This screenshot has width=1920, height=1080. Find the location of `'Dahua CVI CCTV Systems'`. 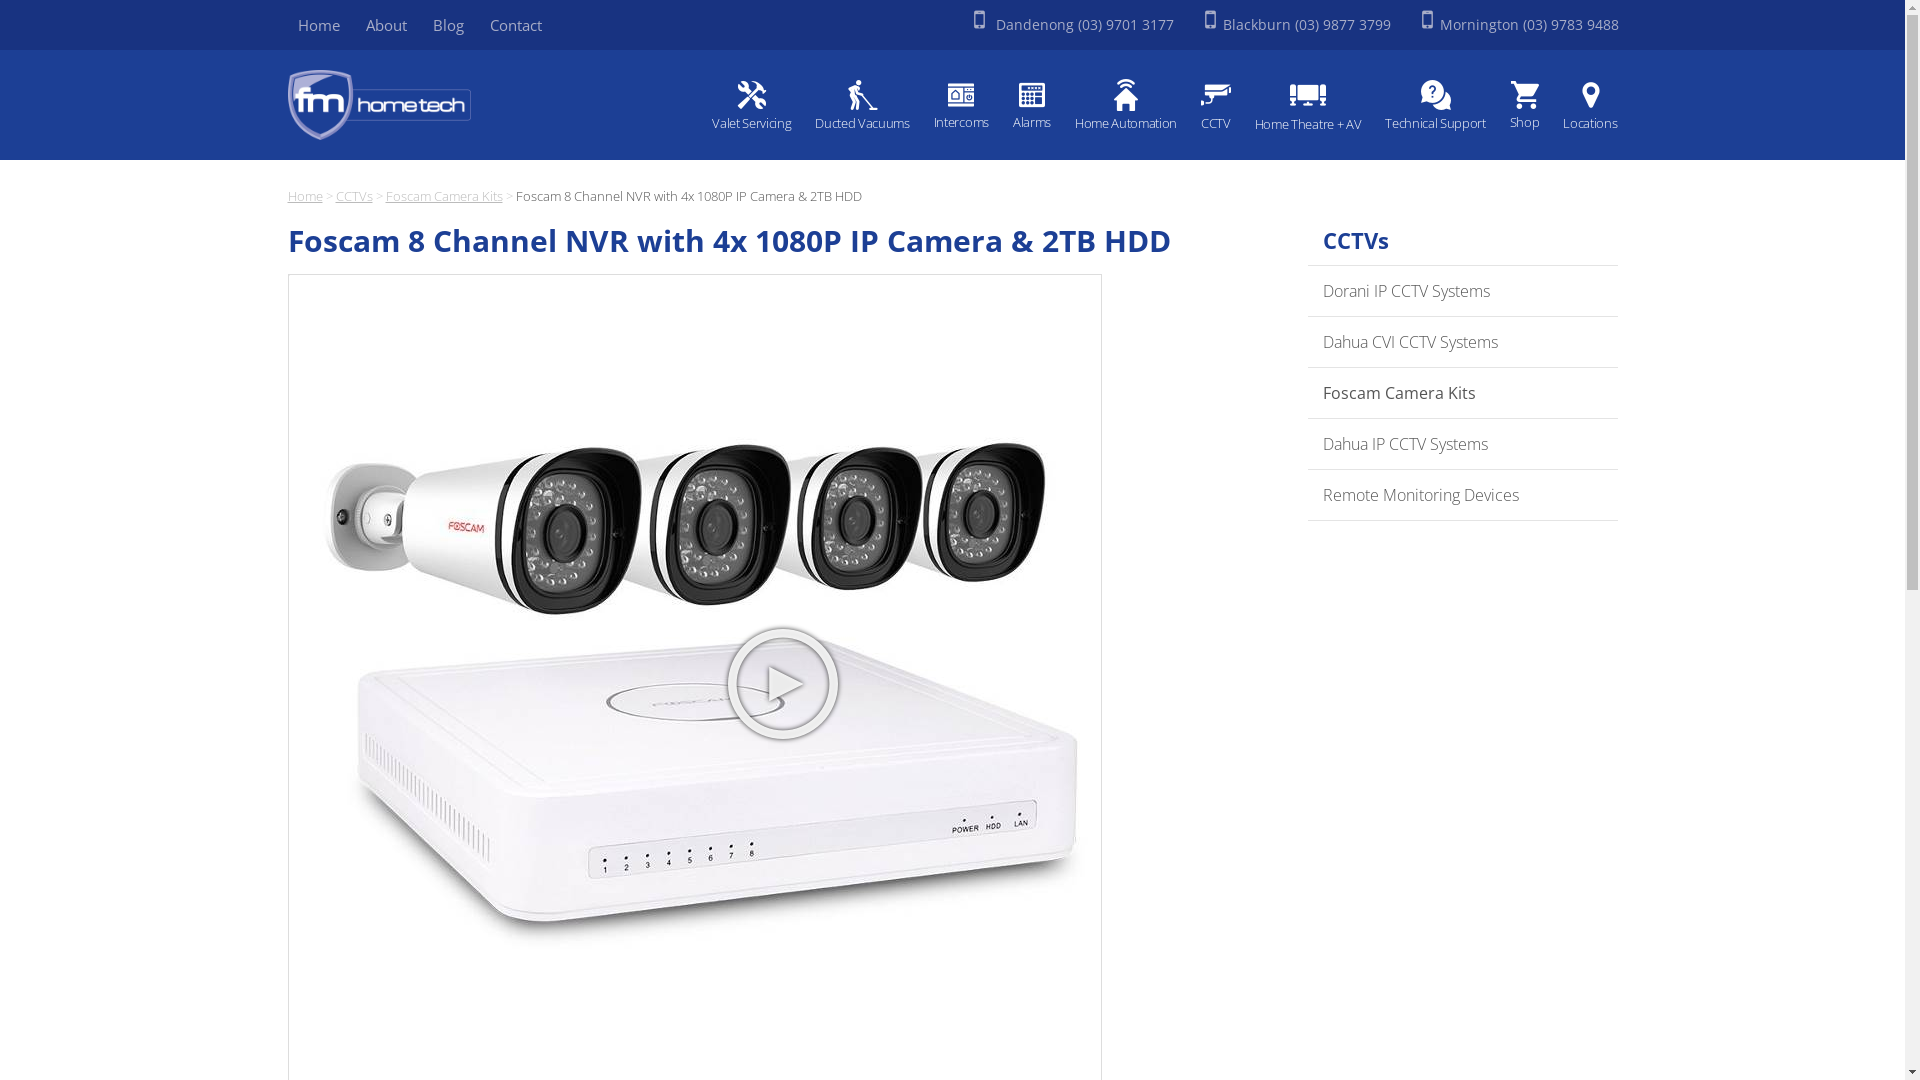

'Dahua CVI CCTV Systems' is located at coordinates (1463, 341).